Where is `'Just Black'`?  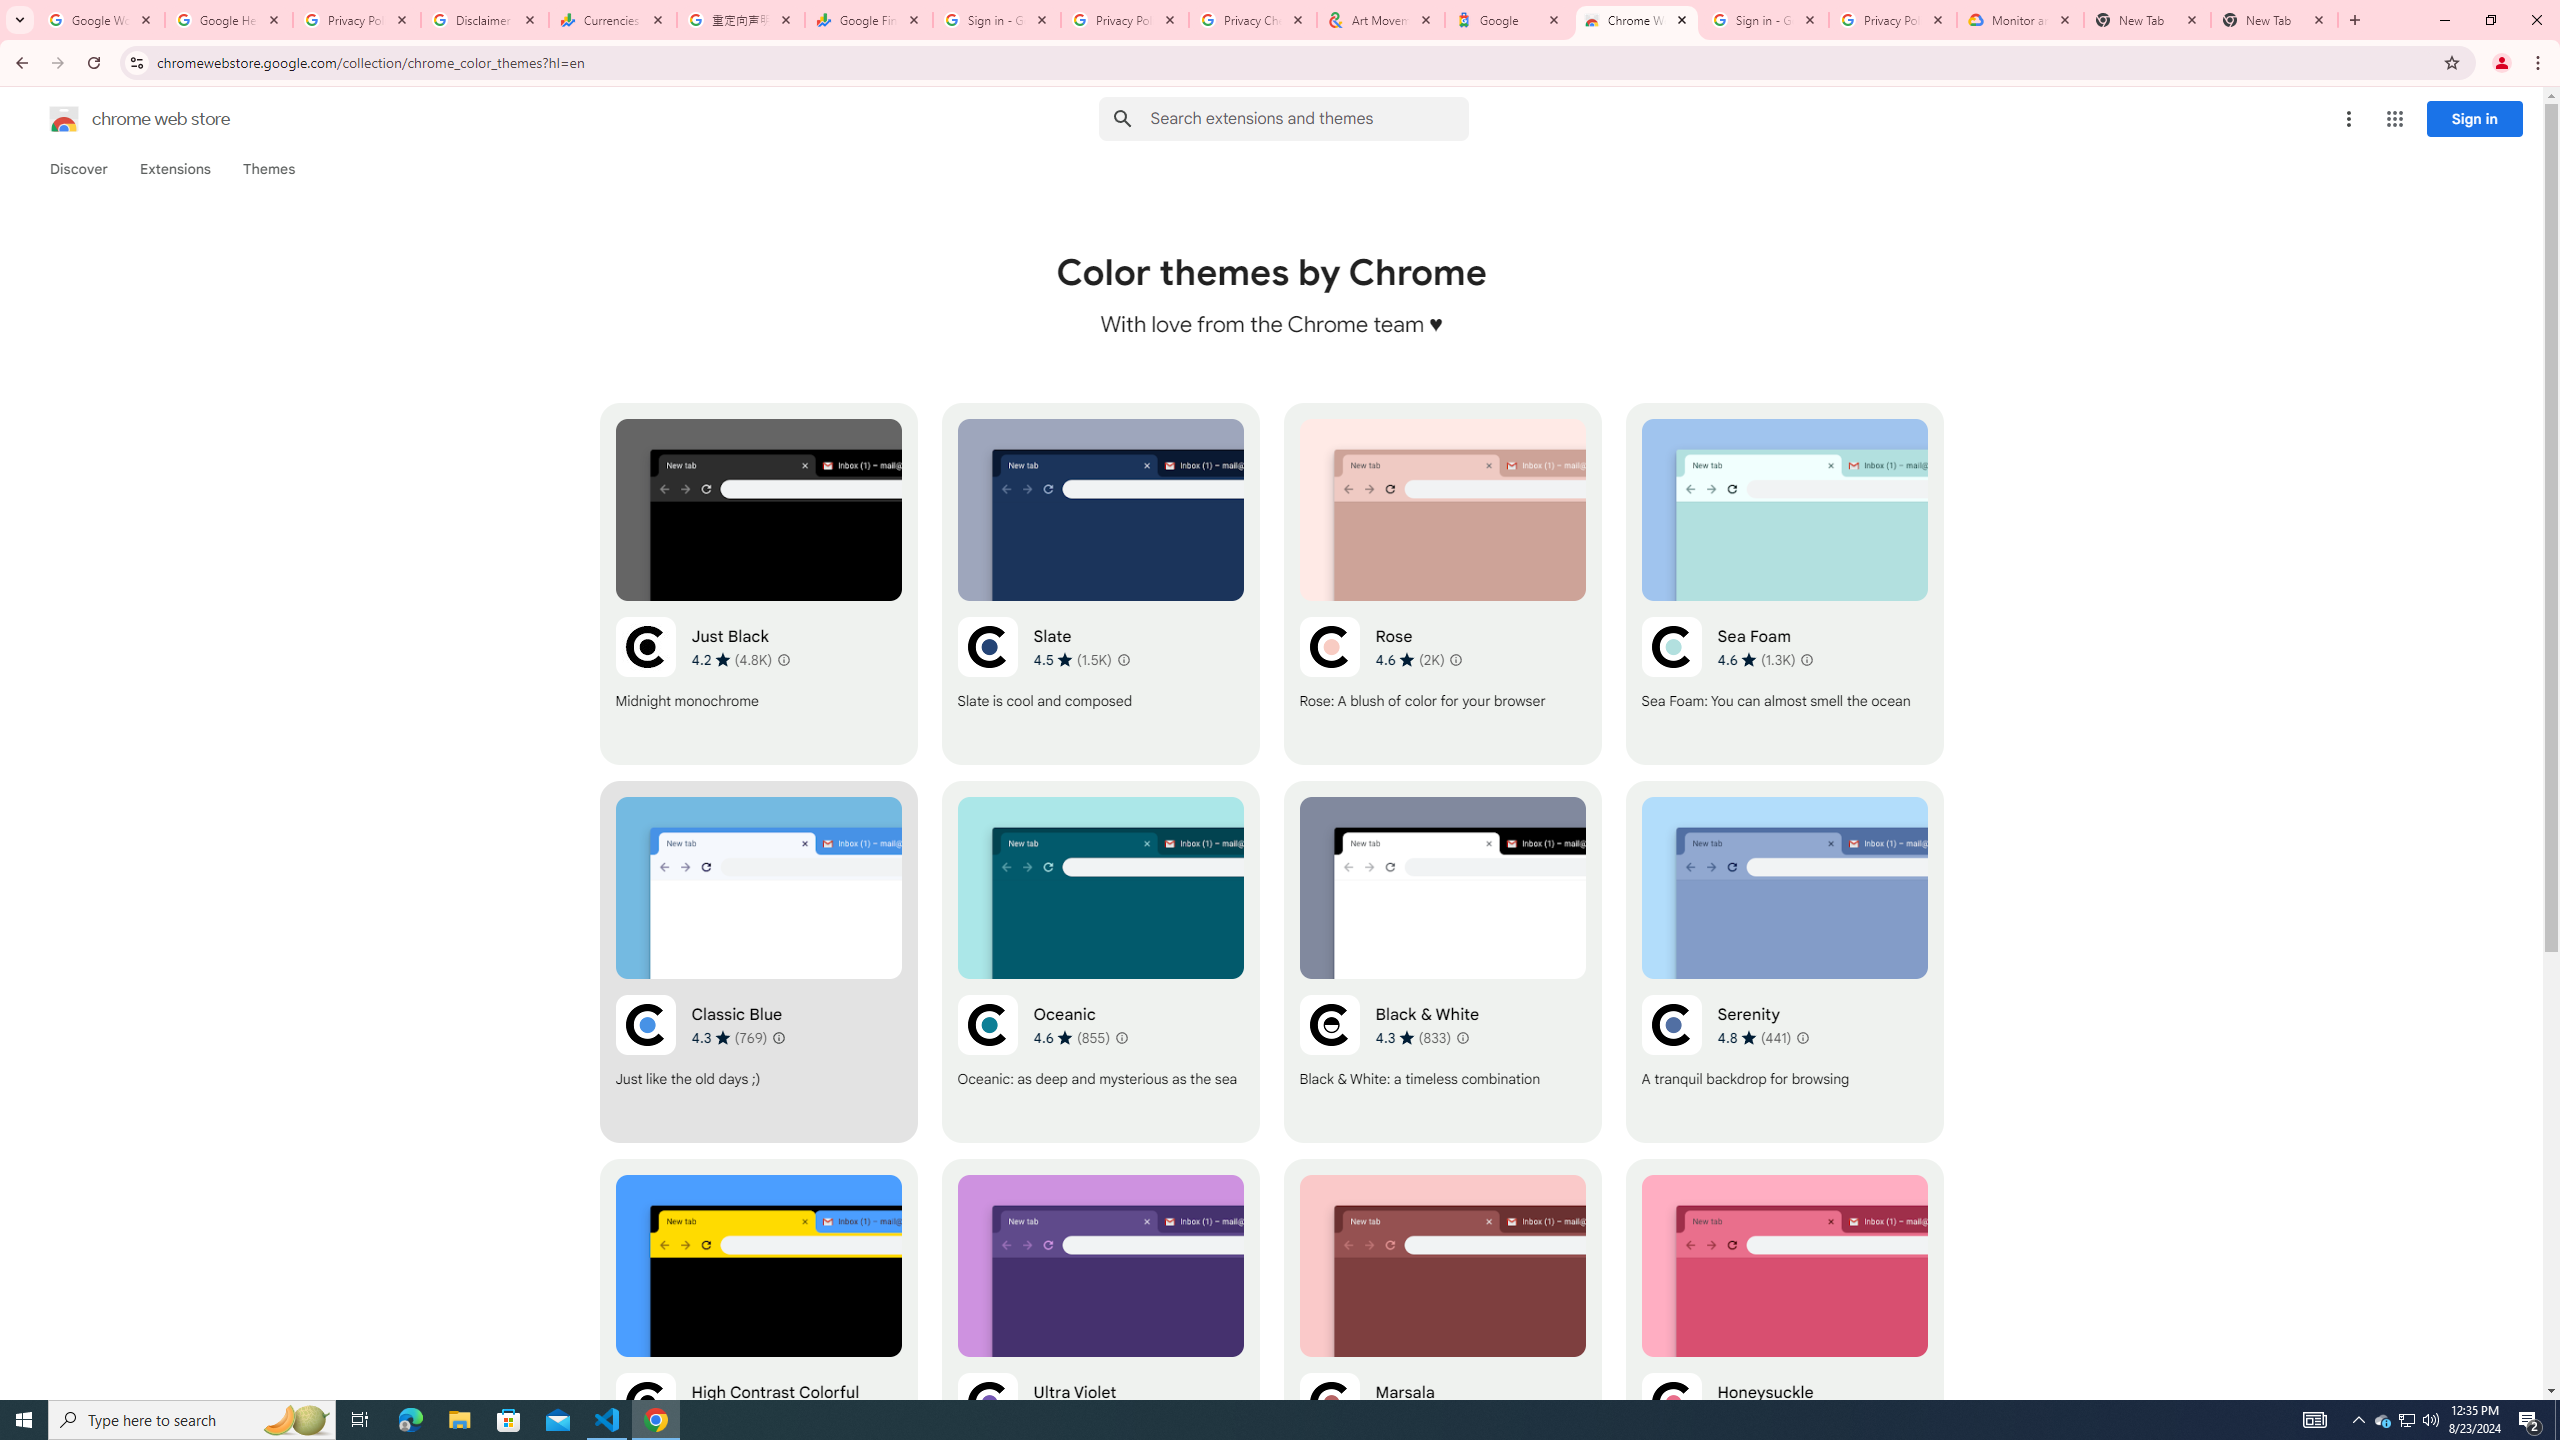
'Just Black' is located at coordinates (758, 582).